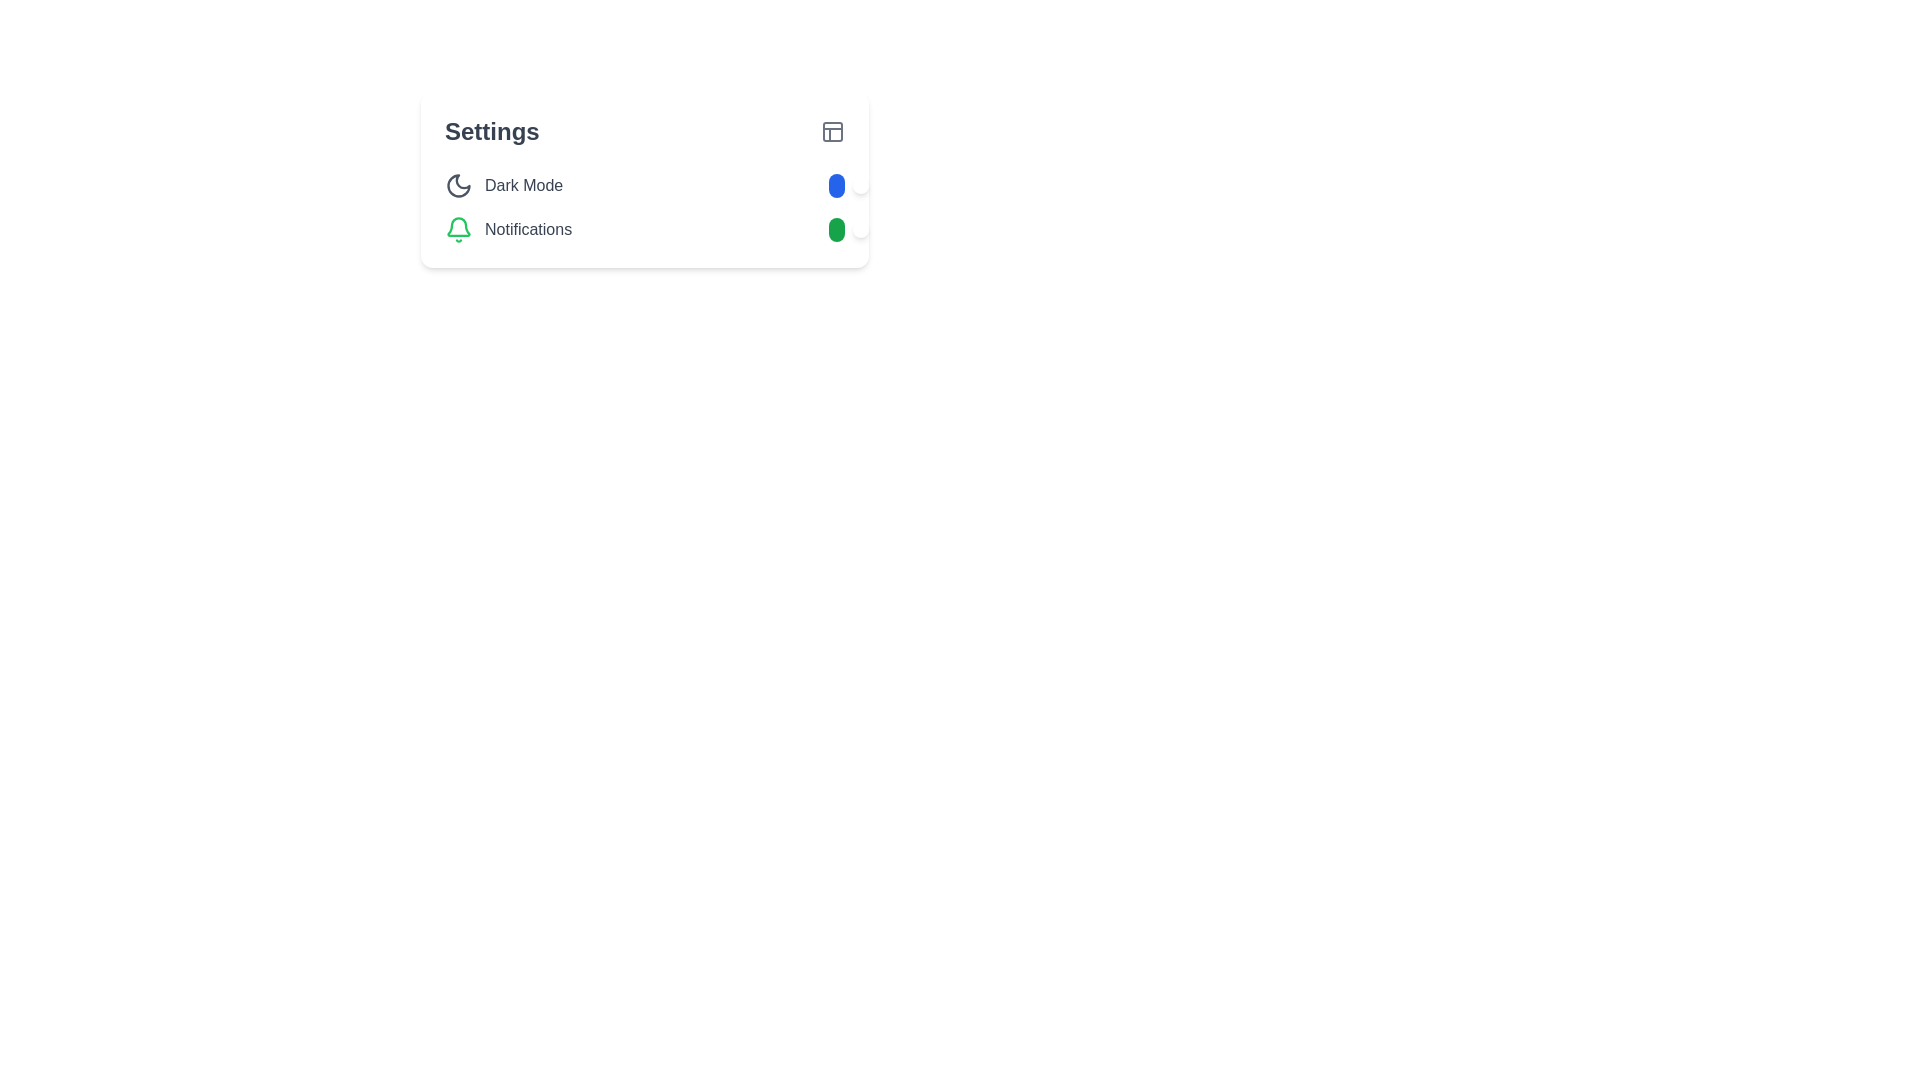  What do you see at coordinates (836, 185) in the screenshot?
I see `the blue toggle switch with a white circular handle indicating the 'on' state, located at the far-right end of the 'Dark Mode' group` at bounding box center [836, 185].